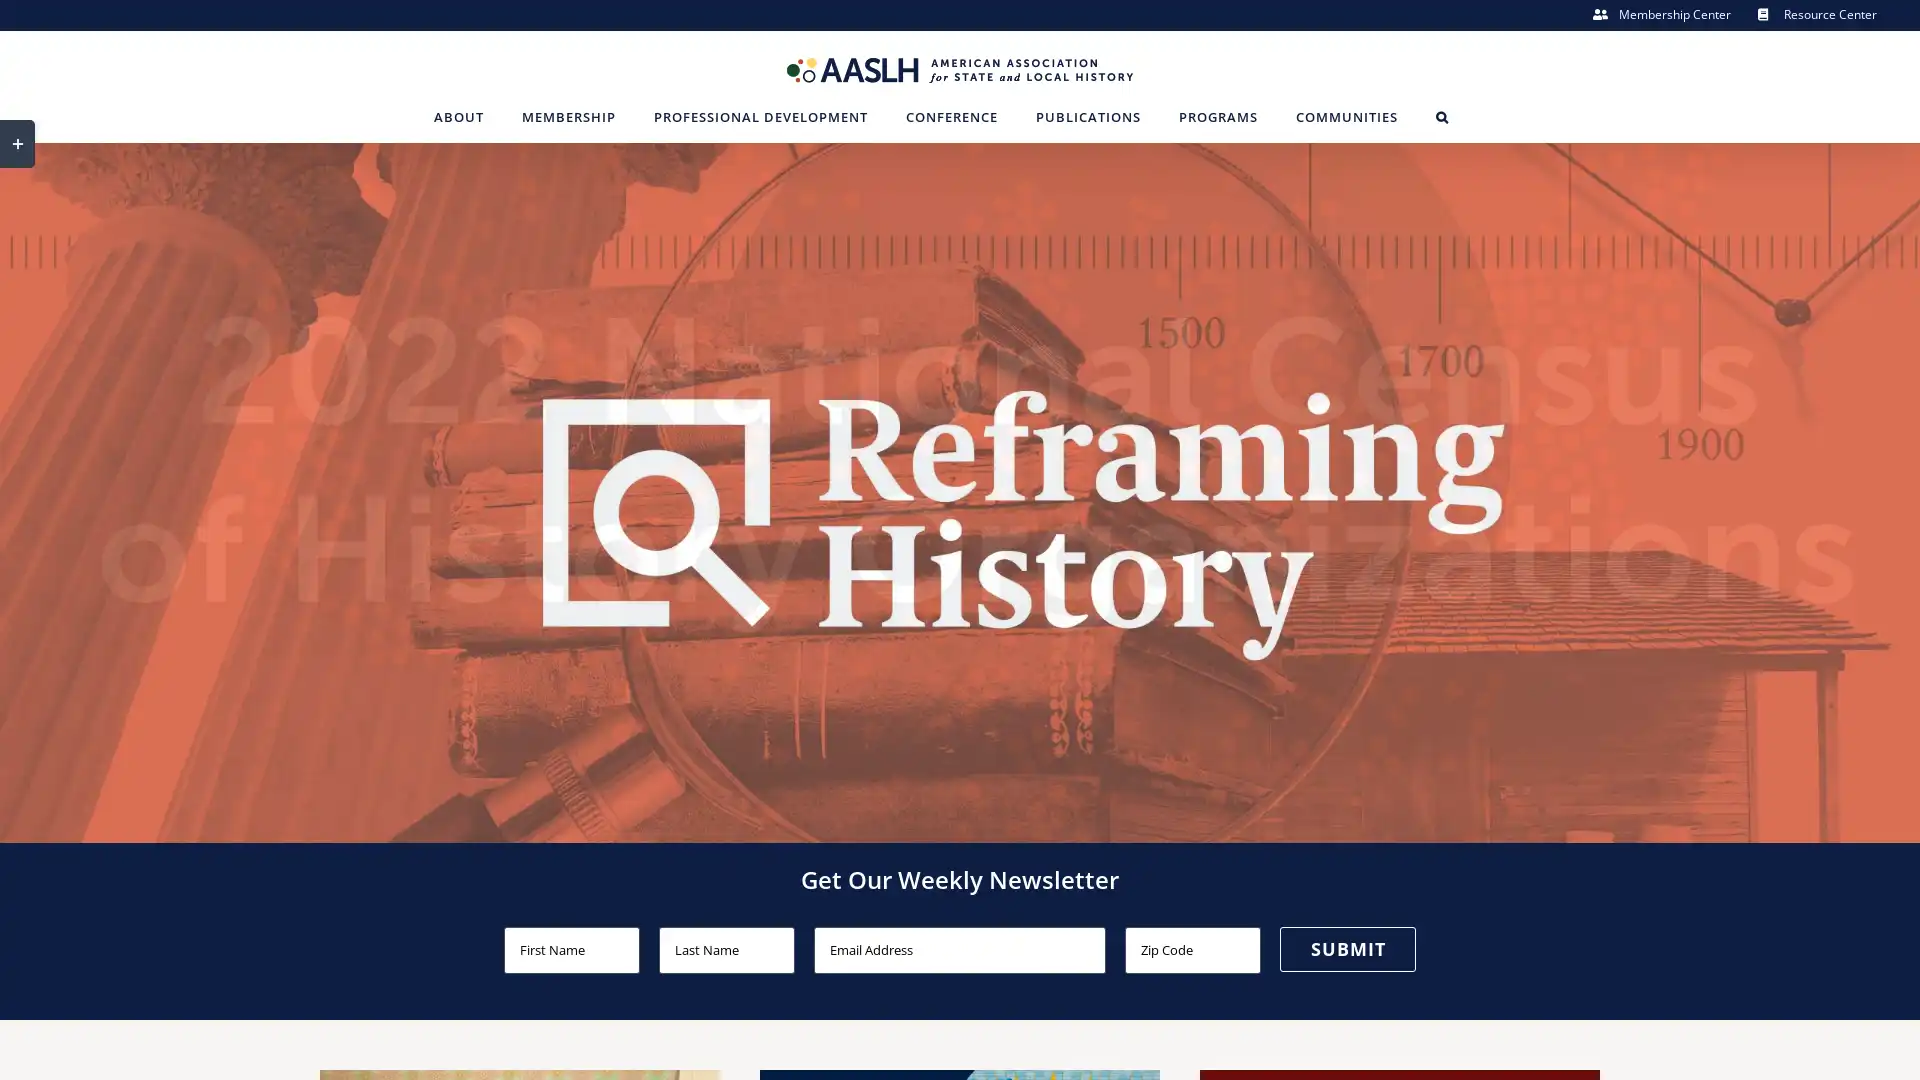 This screenshot has height=1080, width=1920. I want to click on Search, so click(1441, 116).